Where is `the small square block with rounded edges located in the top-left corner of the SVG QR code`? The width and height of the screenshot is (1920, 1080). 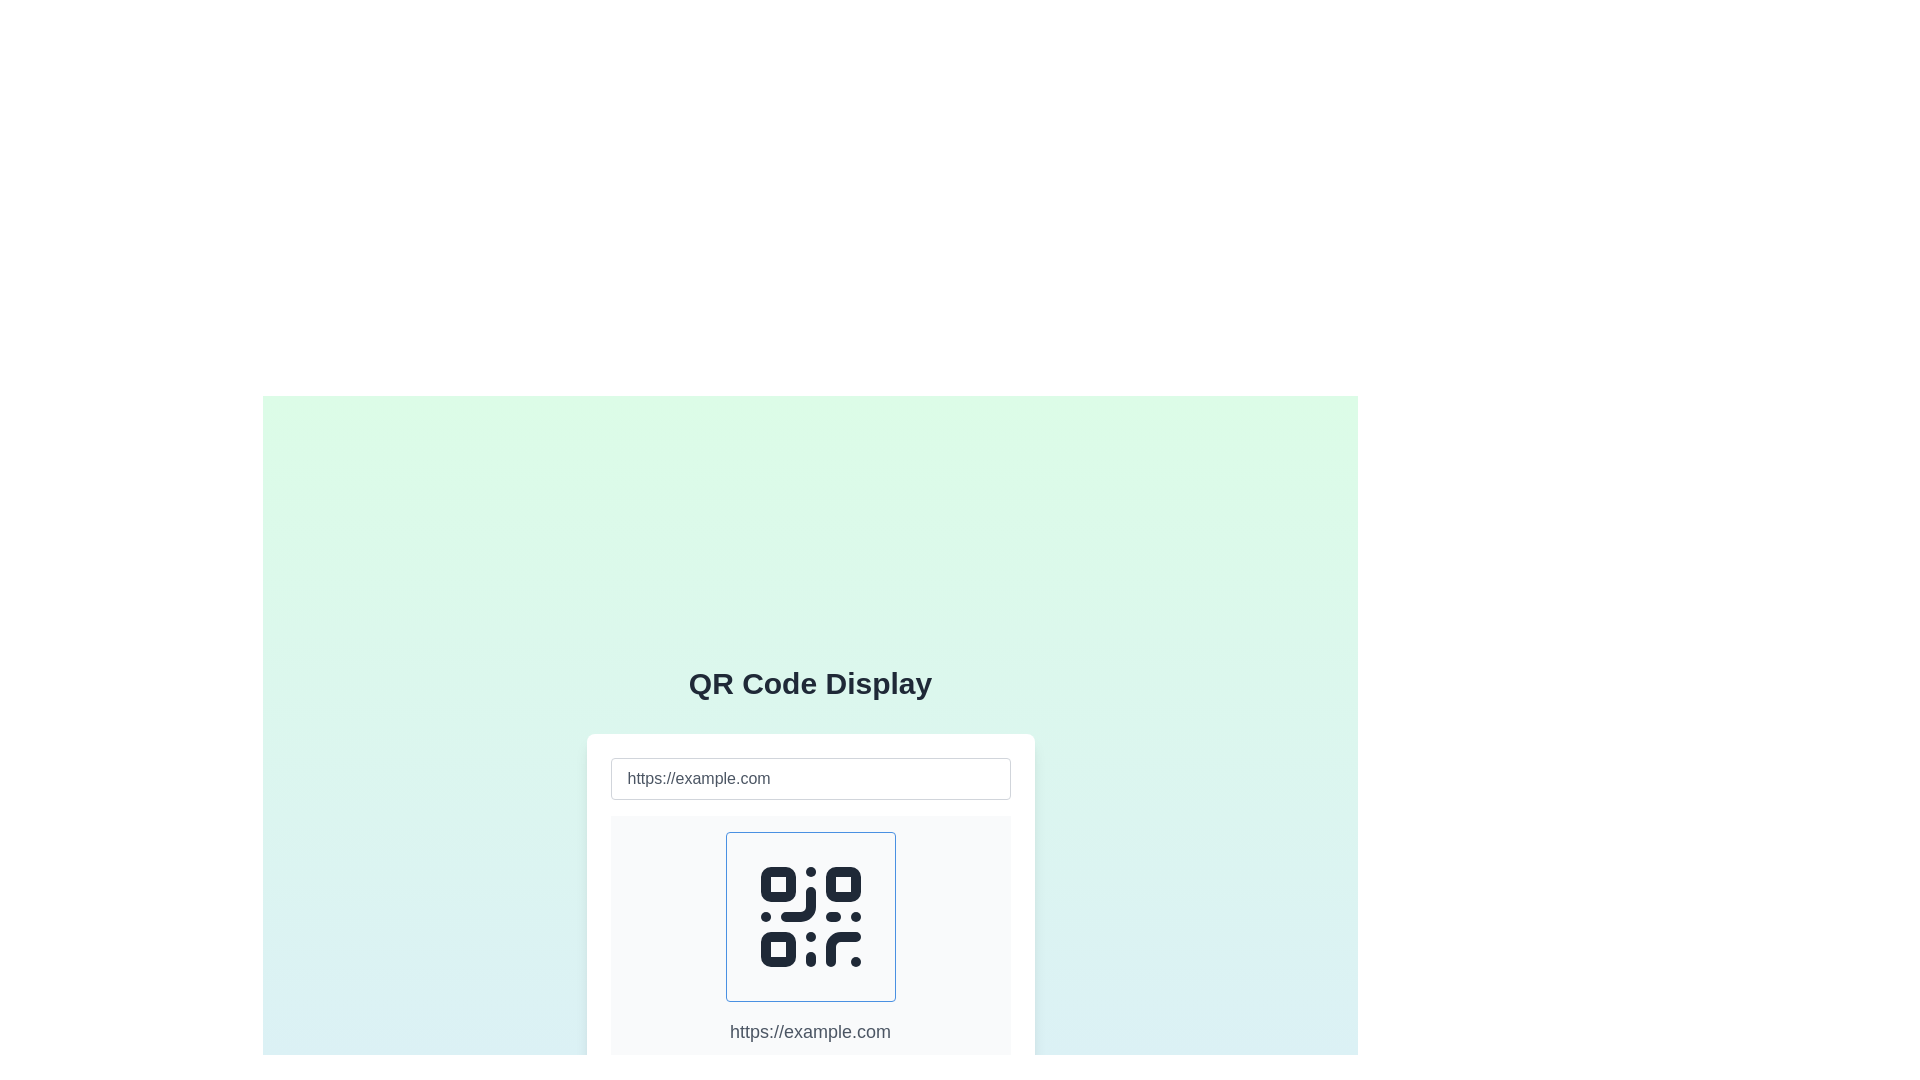 the small square block with rounded edges located in the top-left corner of the SVG QR code is located at coordinates (776, 883).